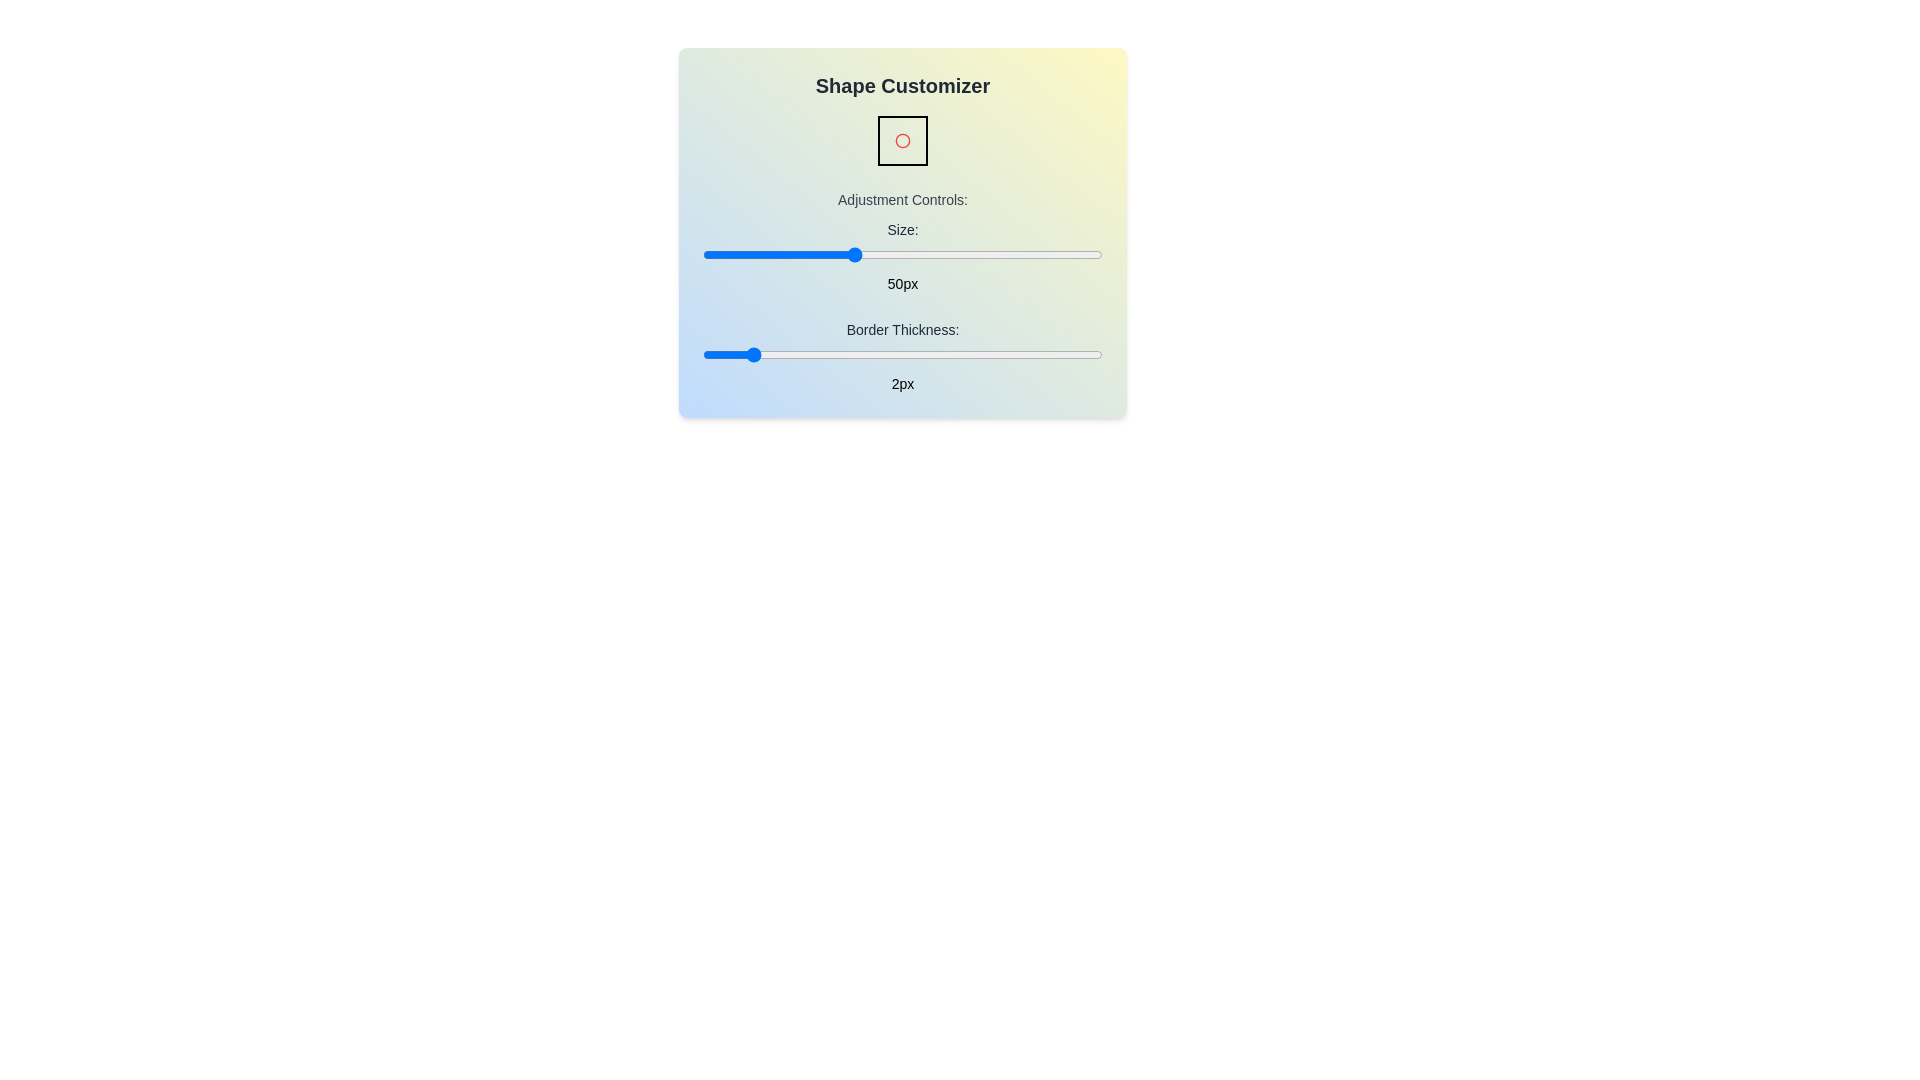 The image size is (1920, 1080). Describe the element at coordinates (901, 140) in the screenshot. I see `the center of the shape to focus it` at that location.